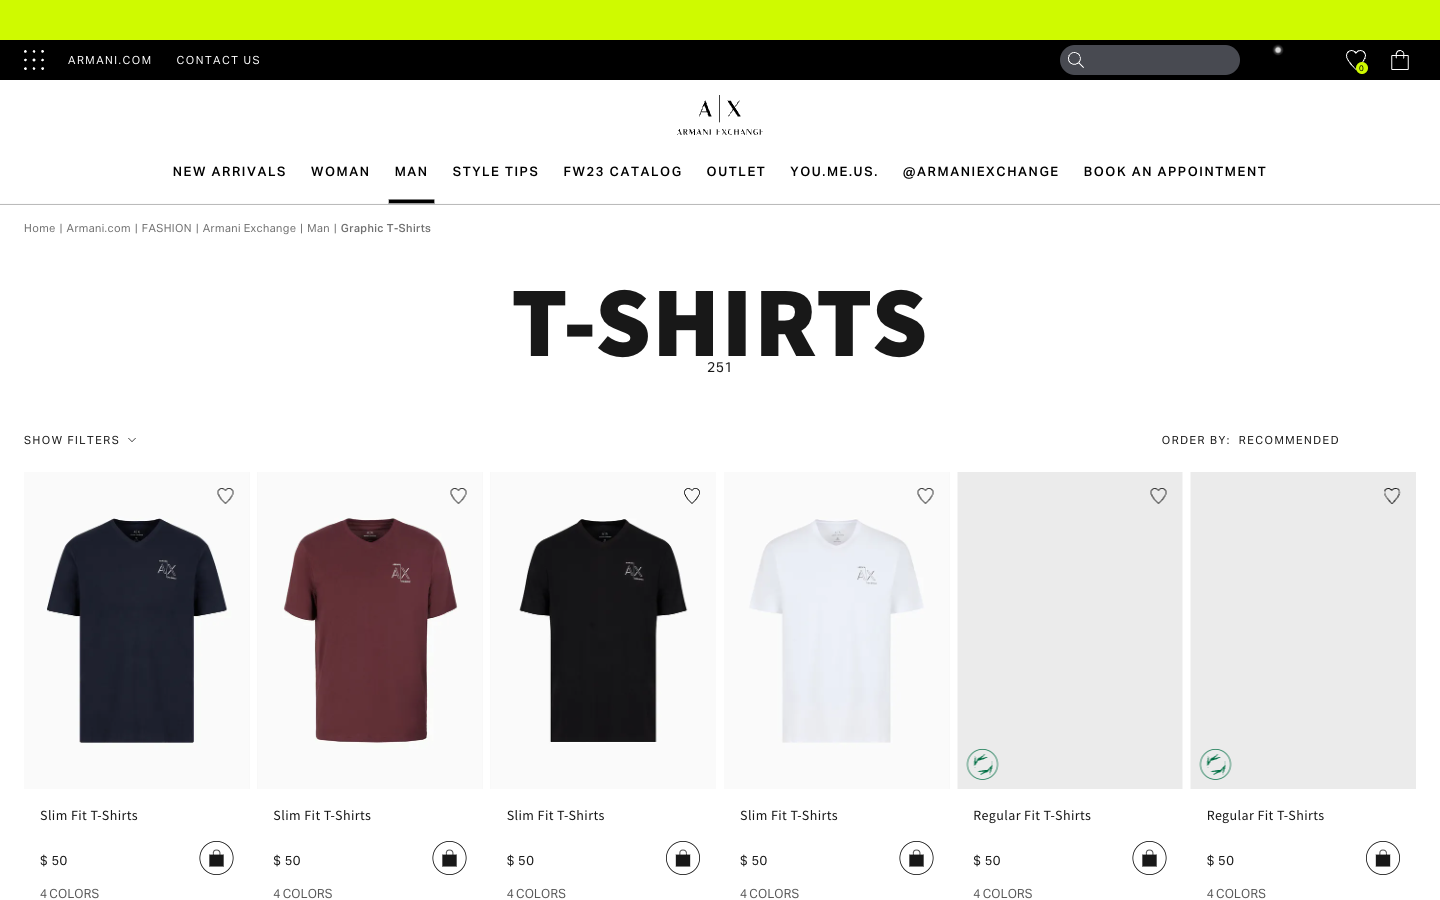 The width and height of the screenshot is (1440, 900). I want to click on outlet menu item at the top to navigate to that tab, so click(735, 171).